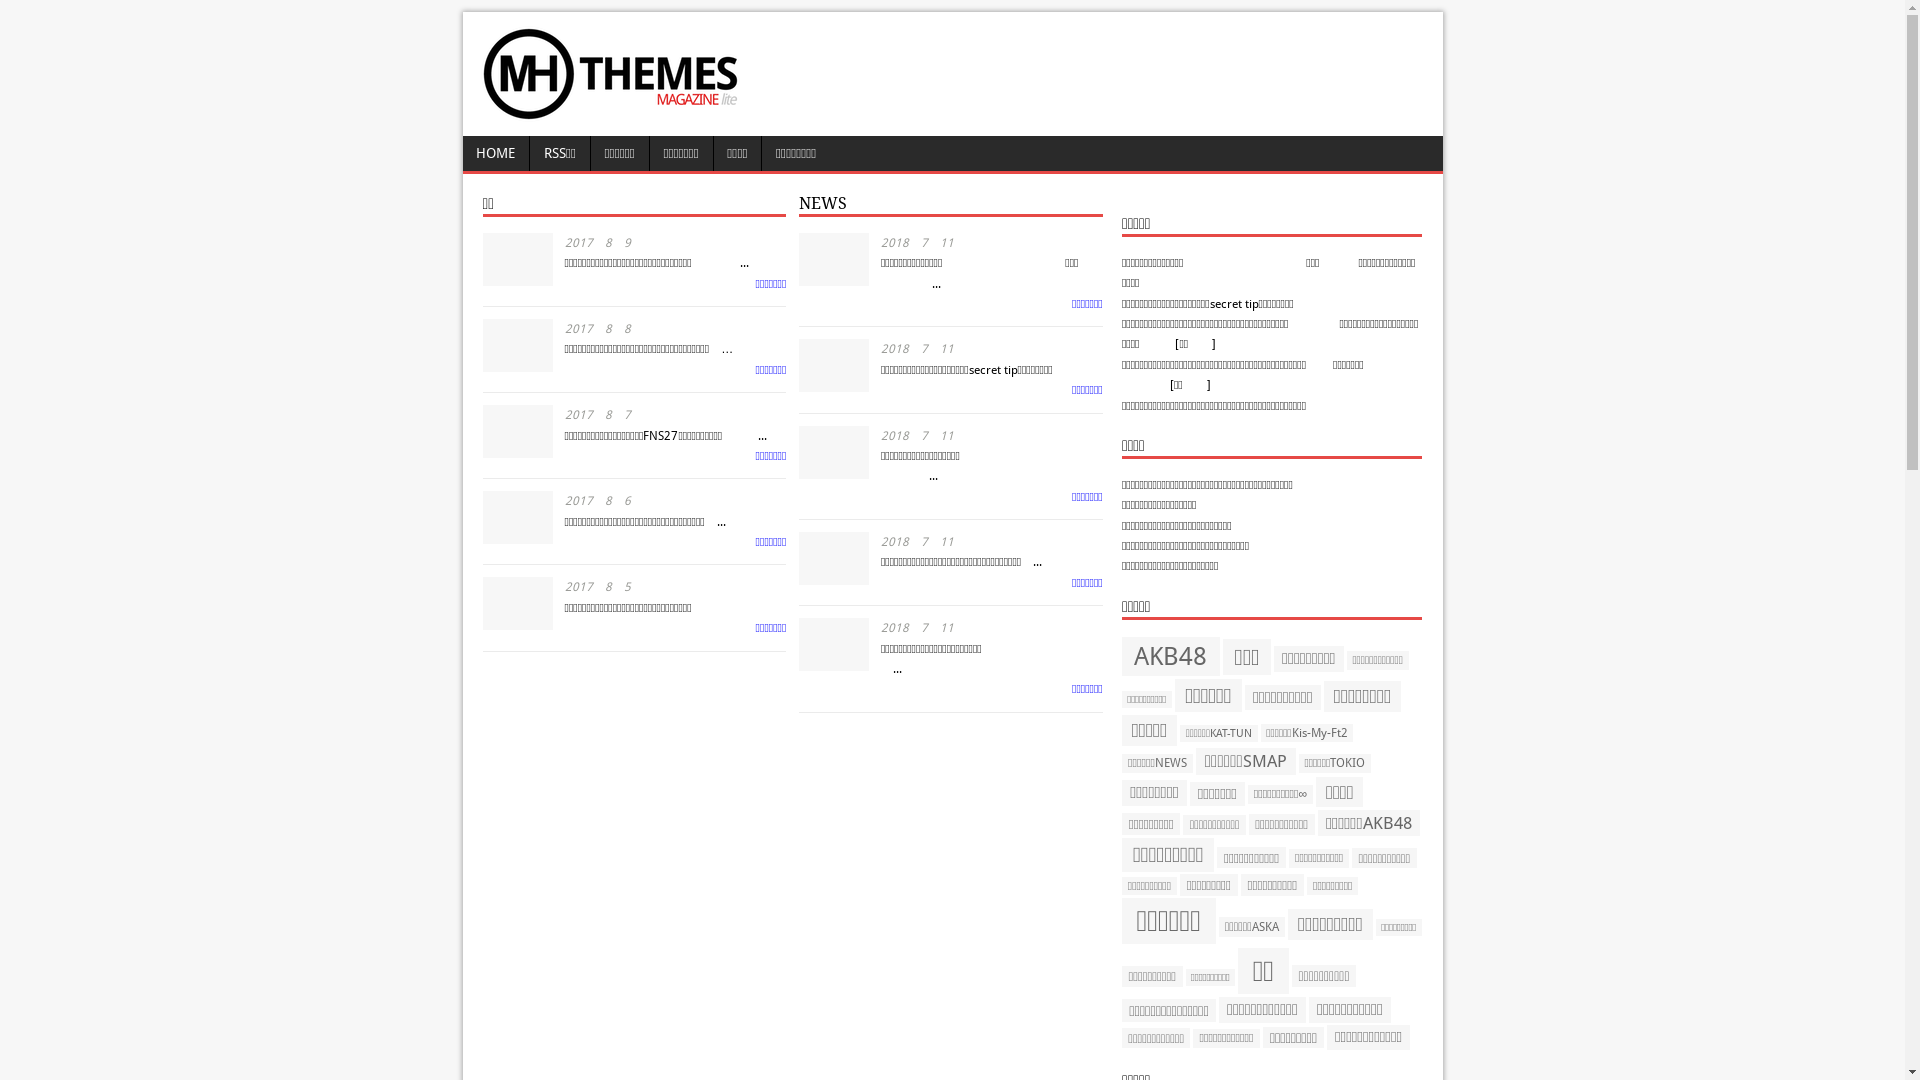 The width and height of the screenshot is (1920, 1080). Describe the element at coordinates (495, 152) in the screenshot. I see `'HOME'` at that location.